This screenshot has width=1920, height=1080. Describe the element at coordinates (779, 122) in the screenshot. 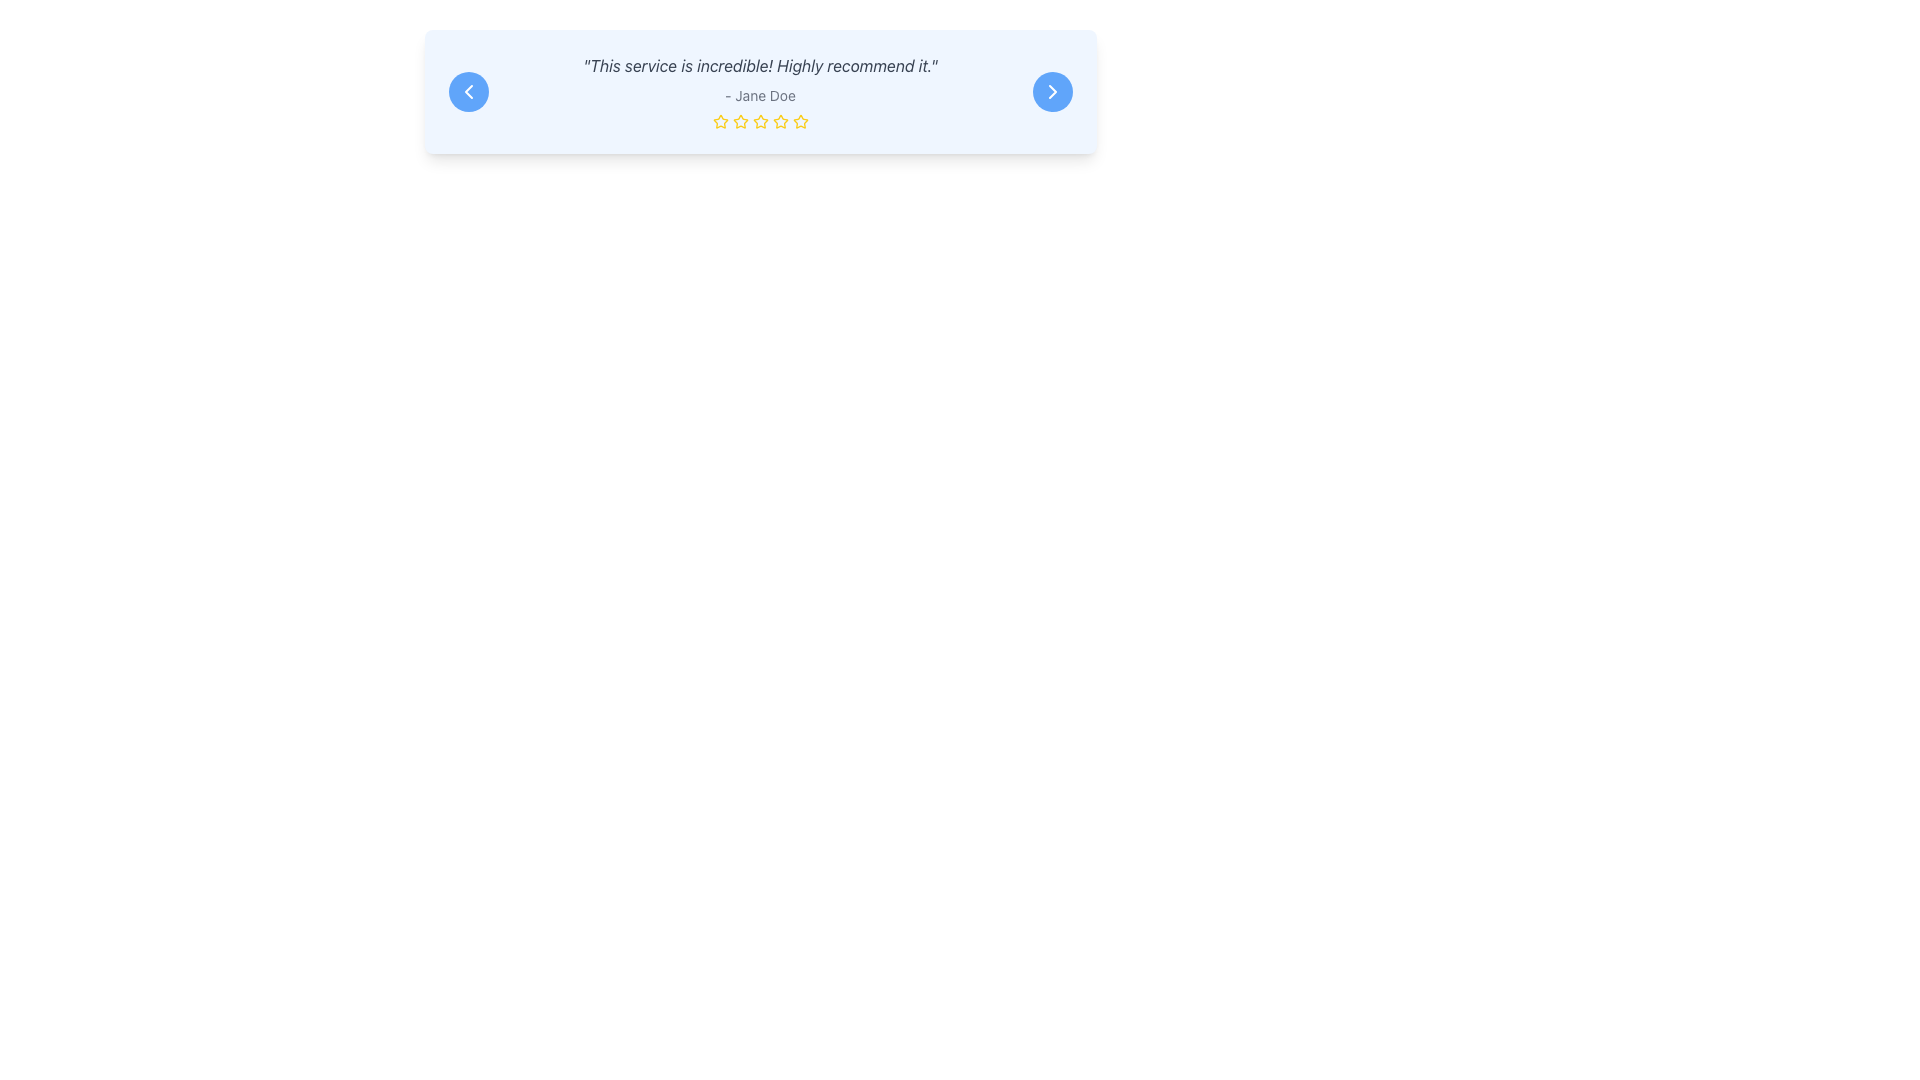

I see `the sixth star-shaped icon in a horizontal sequence of ten stars, styled with a yellow border, located at the bottom of a testimonial card for a rating system` at that location.